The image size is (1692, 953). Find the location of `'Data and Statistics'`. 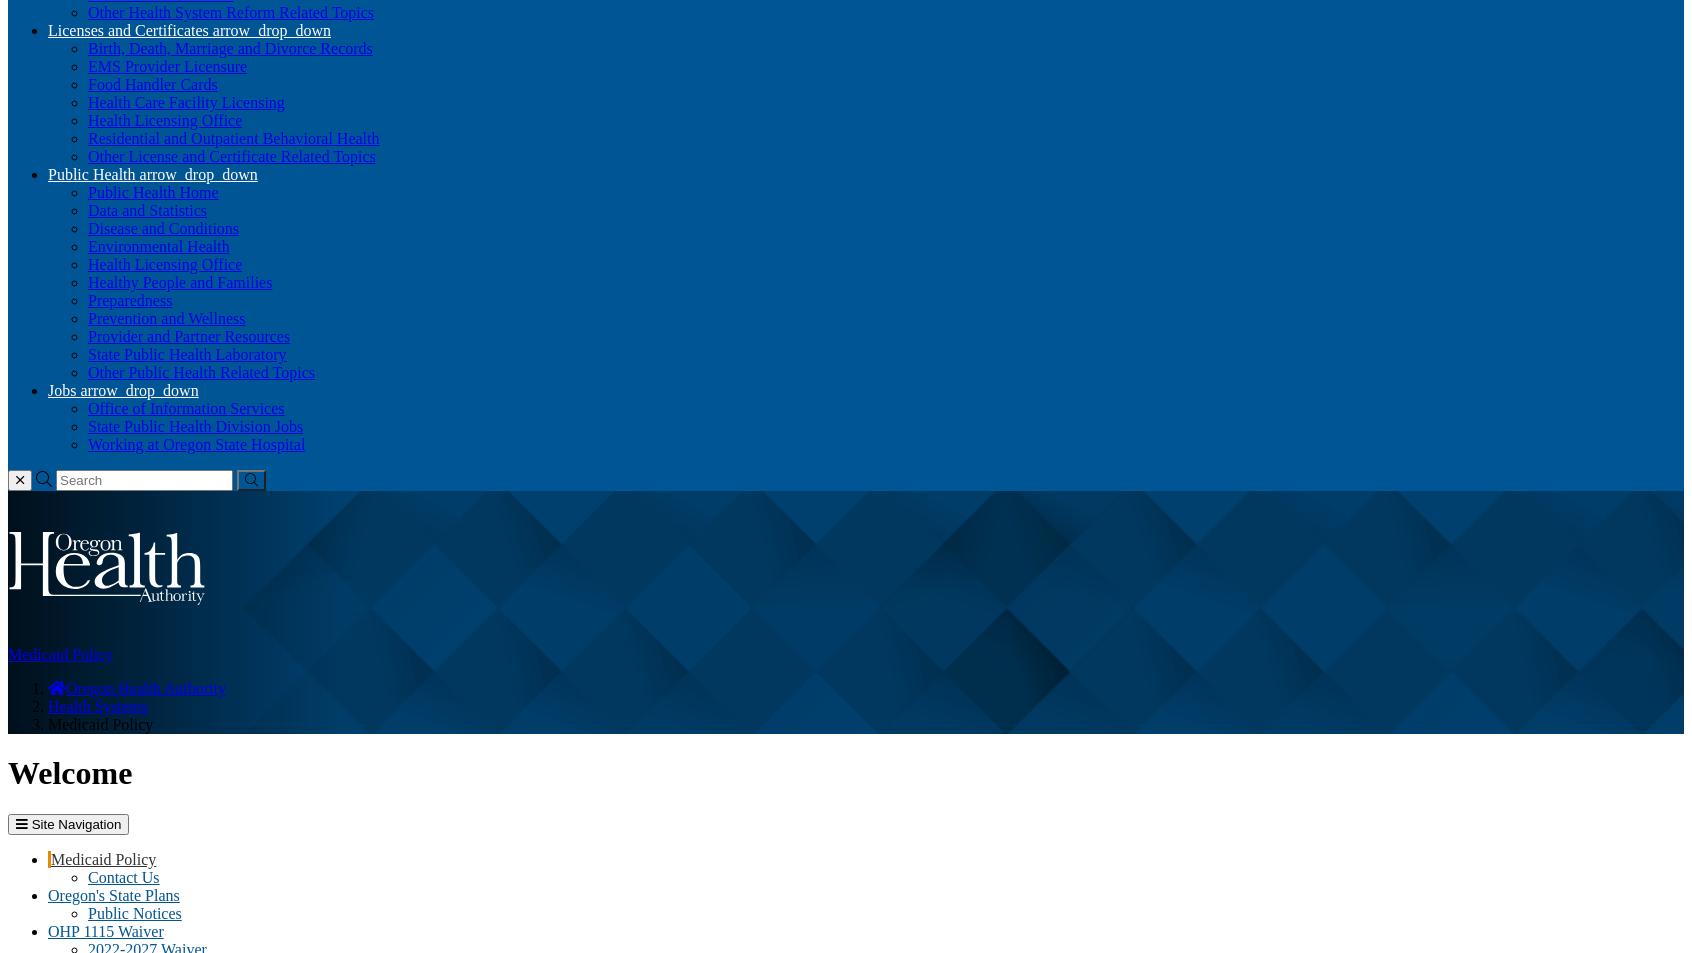

'Data and Statistics' is located at coordinates (146, 209).